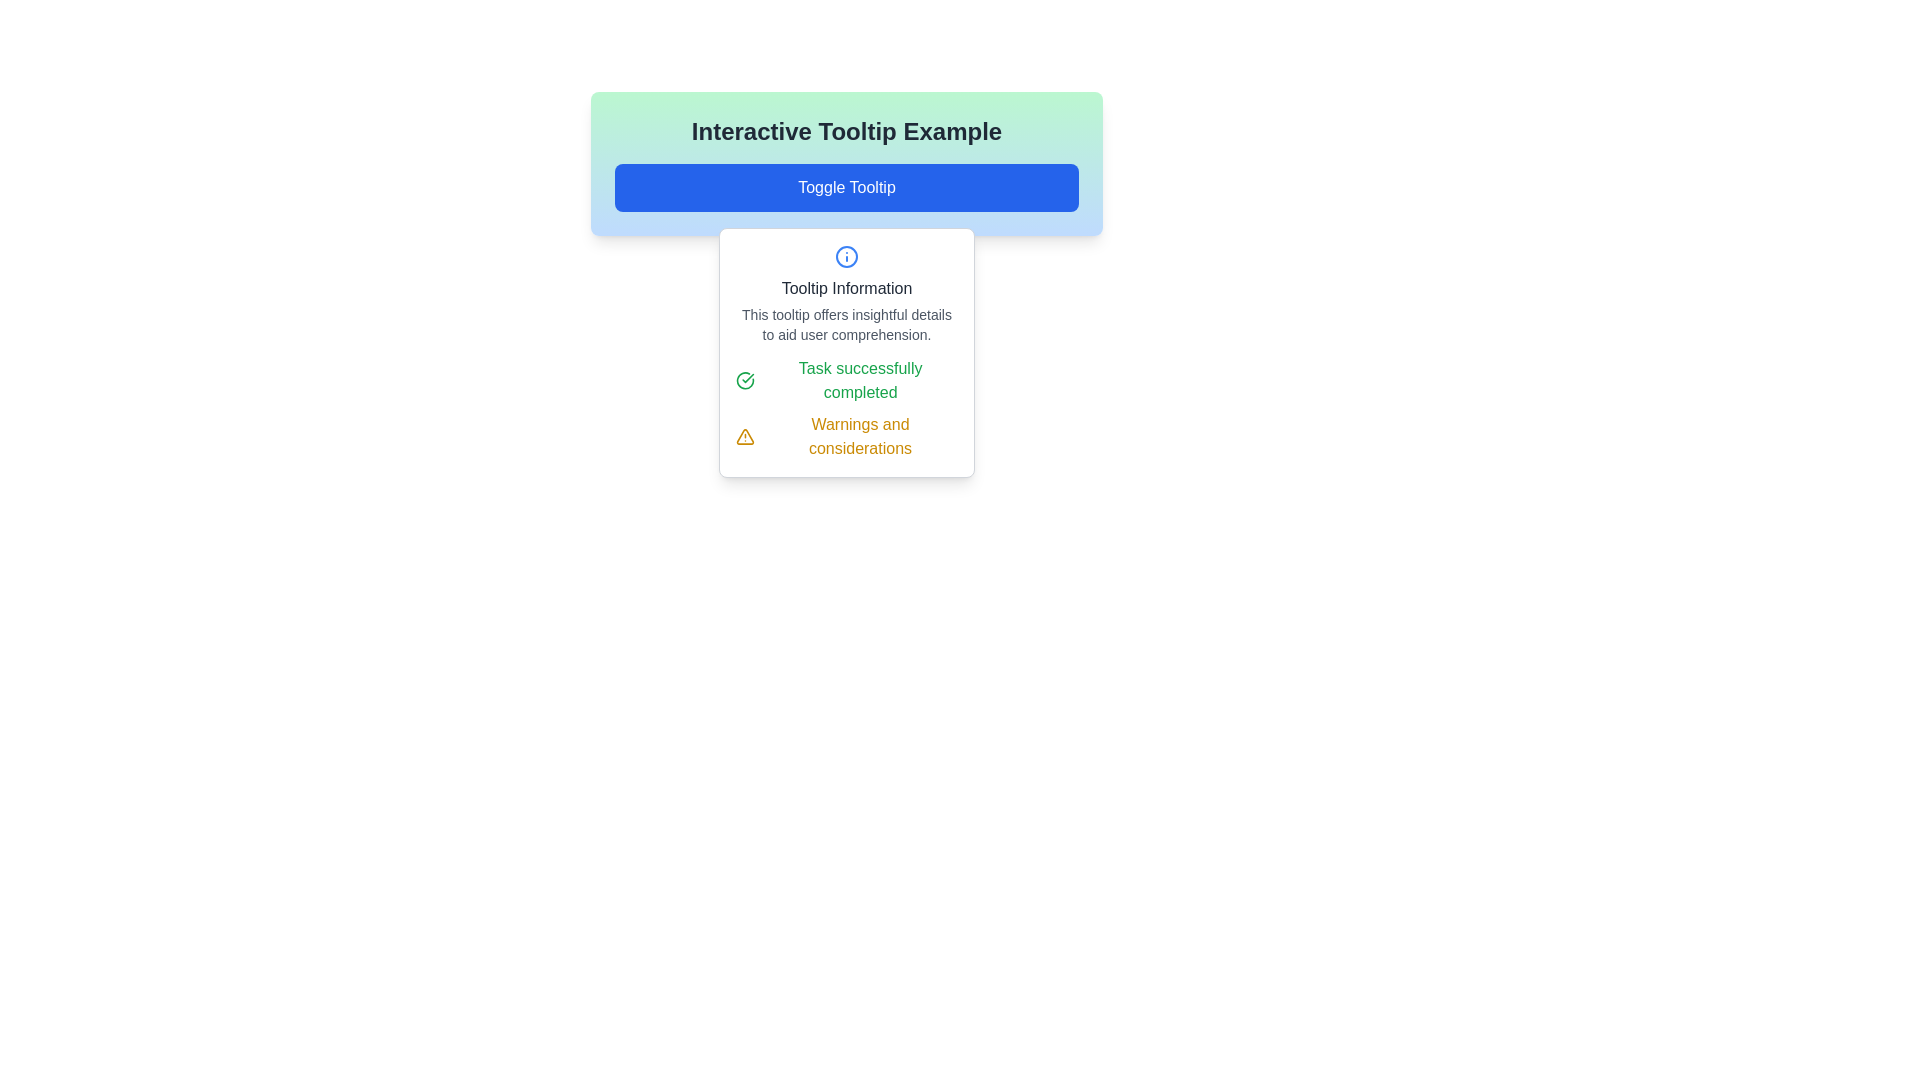 Image resolution: width=1920 pixels, height=1080 pixels. I want to click on the surrounding area of the Status message with a green checkmark icon indicating 'Task successfully completed', so click(846, 381).